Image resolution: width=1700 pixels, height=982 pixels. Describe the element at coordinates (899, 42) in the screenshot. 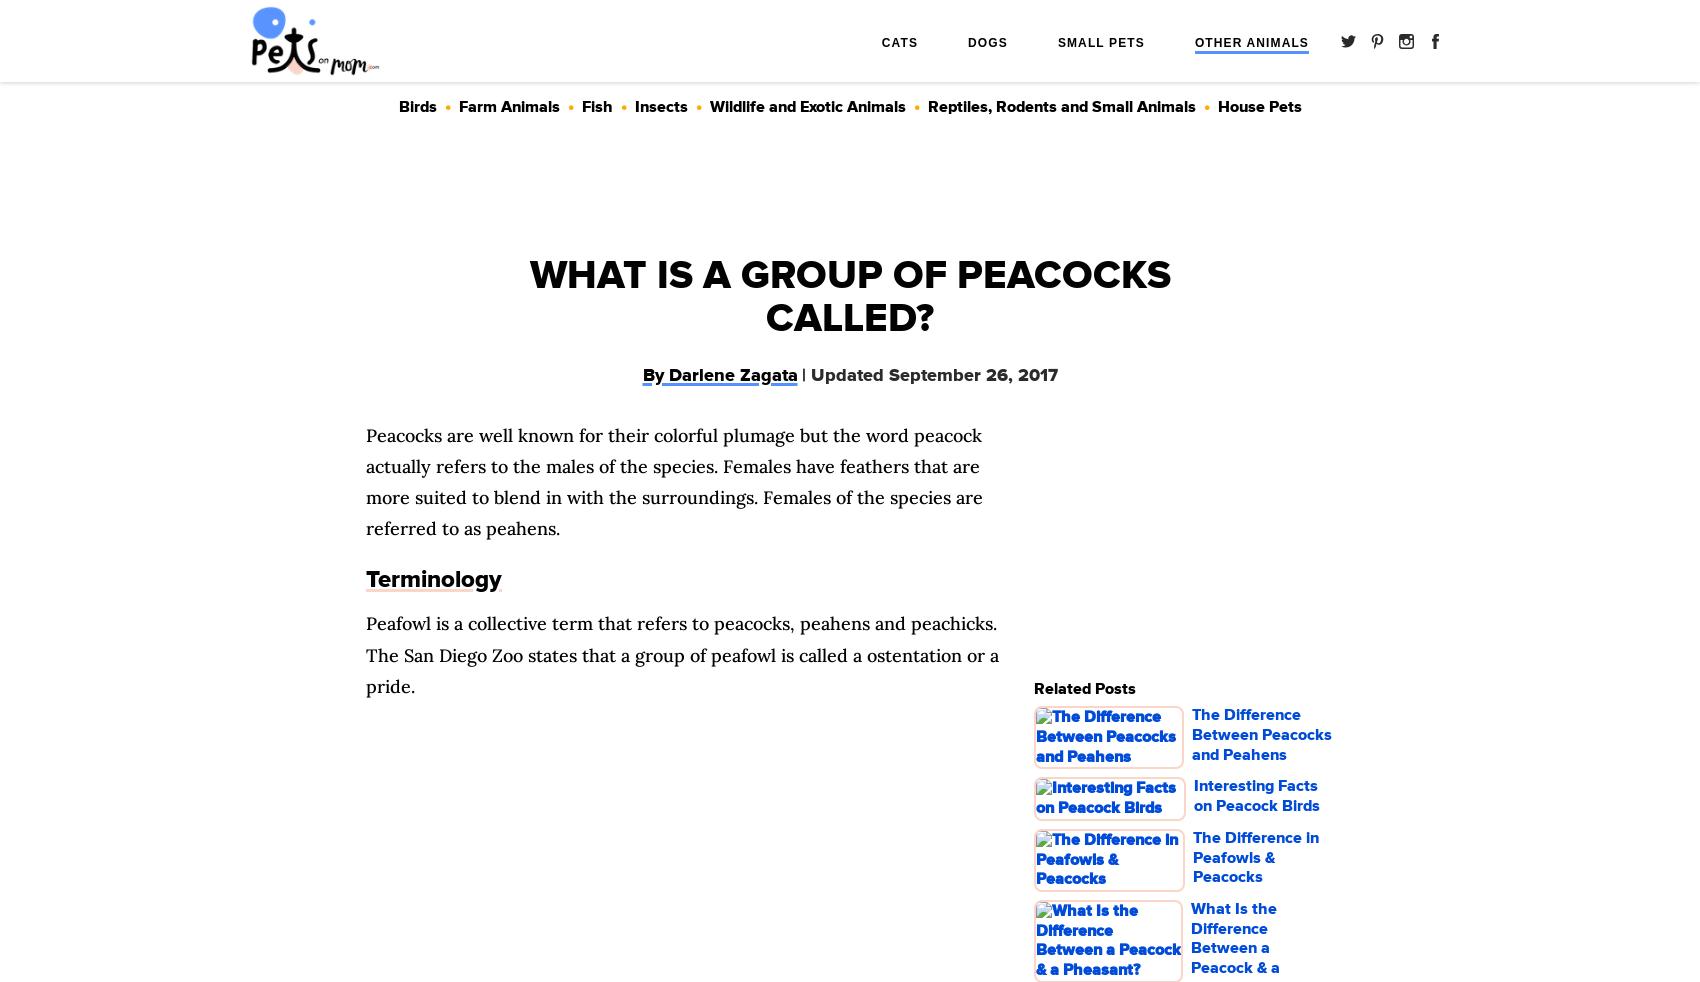

I see `'Cats'` at that location.